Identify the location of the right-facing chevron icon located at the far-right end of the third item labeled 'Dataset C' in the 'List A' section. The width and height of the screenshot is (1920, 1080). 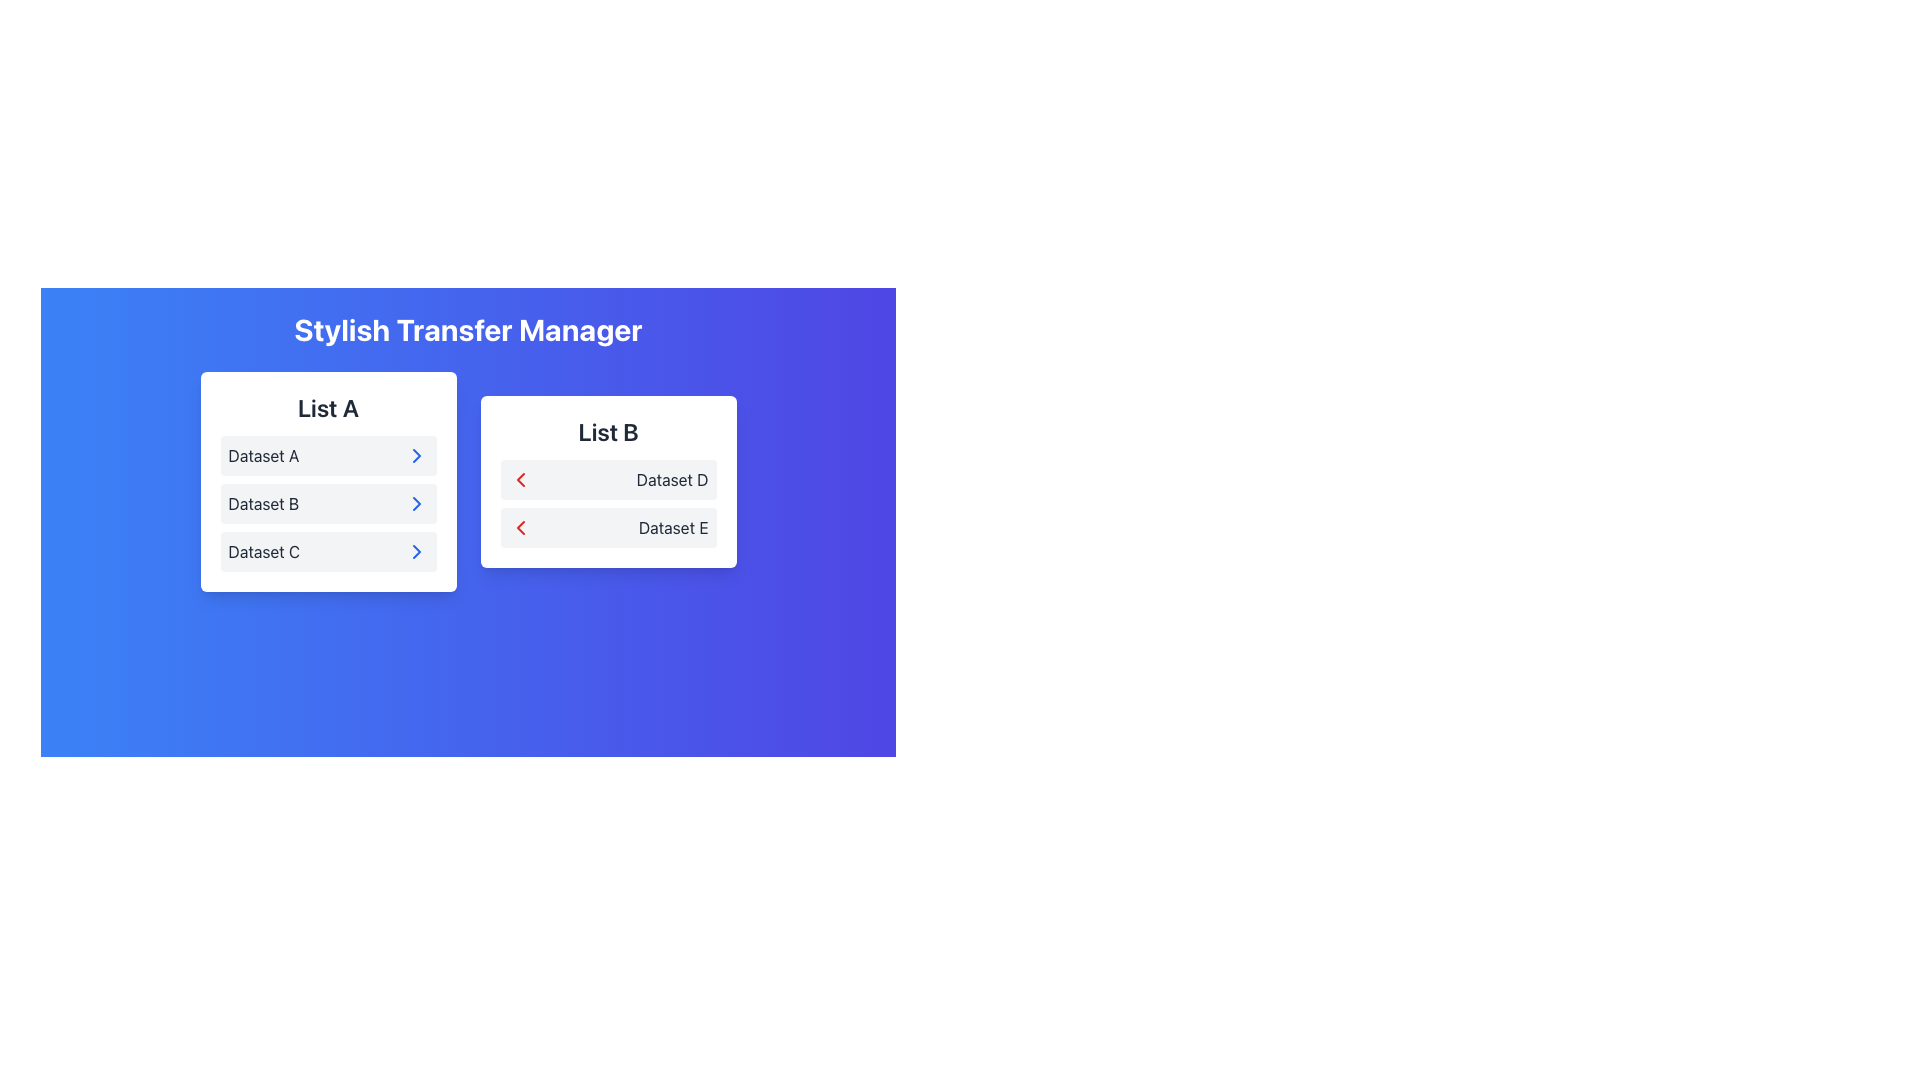
(415, 551).